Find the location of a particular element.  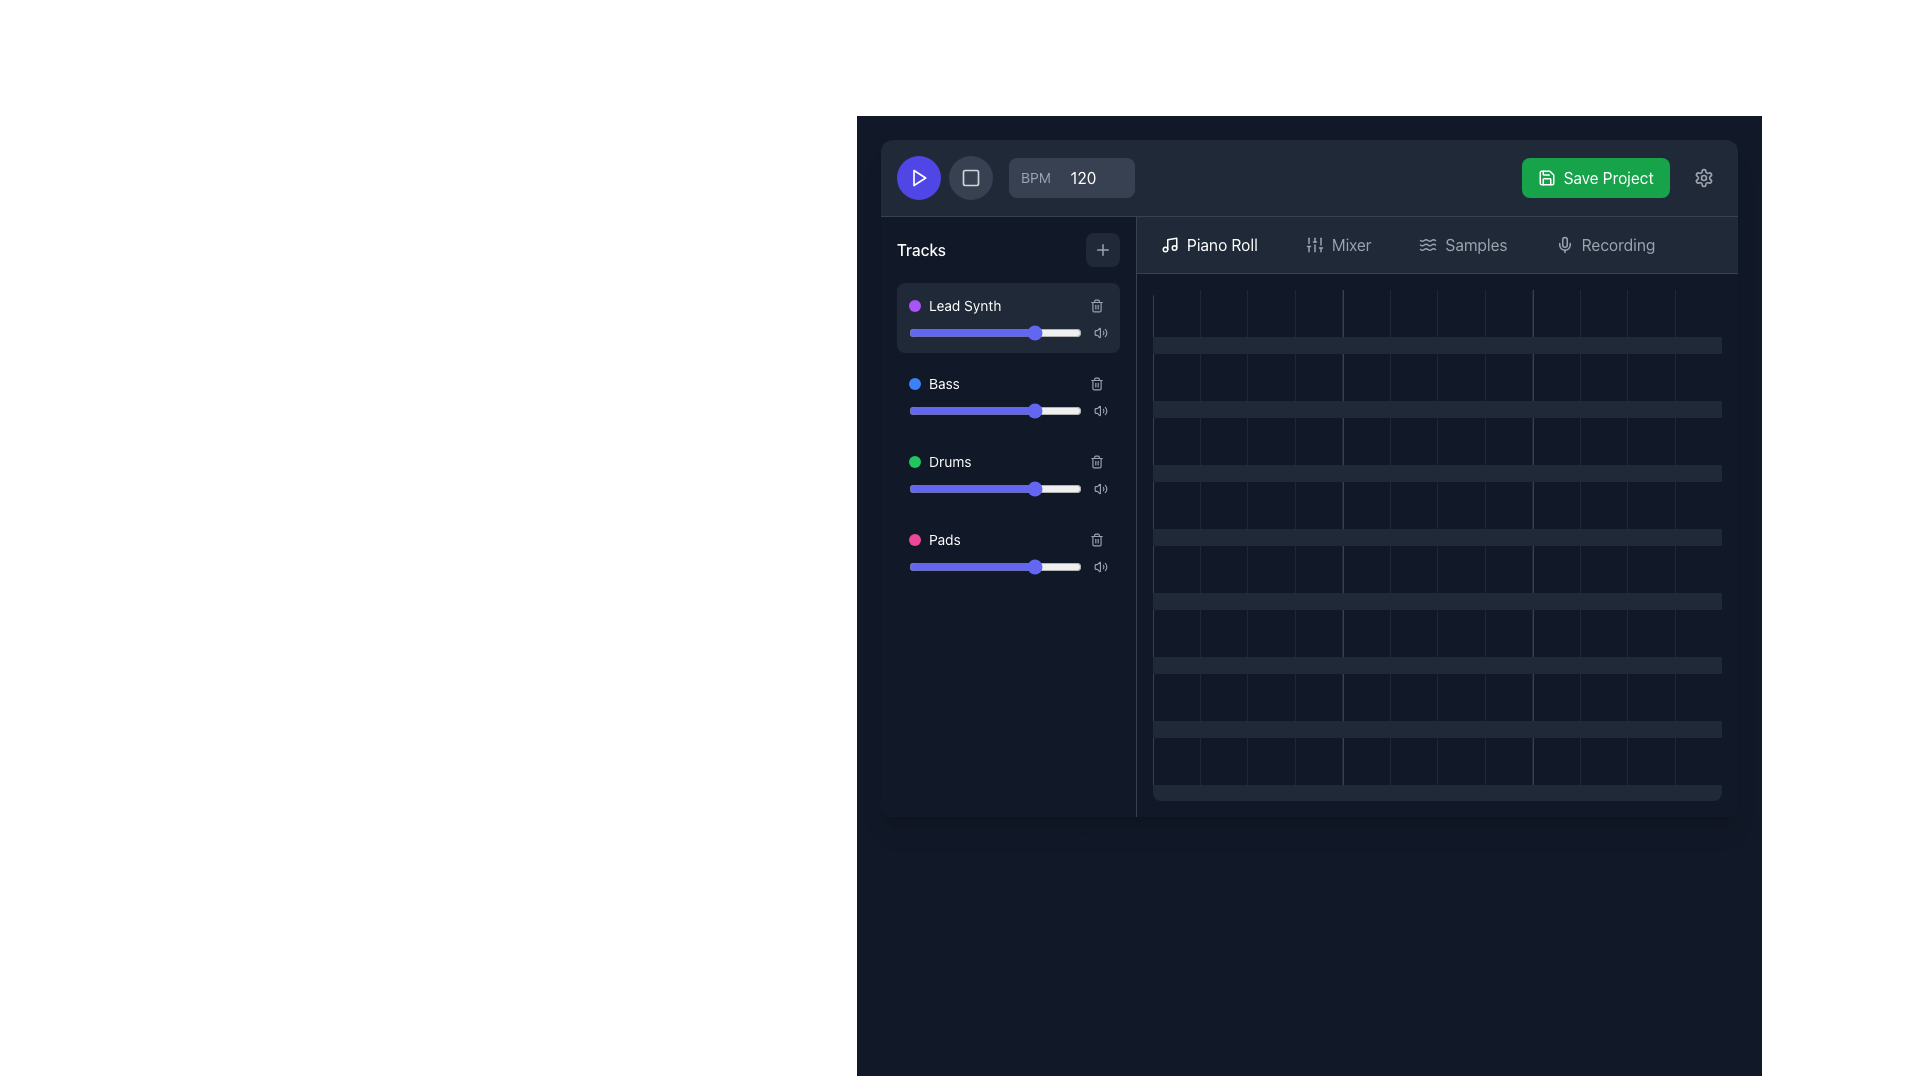

the grid tile element located is located at coordinates (1365, 761).